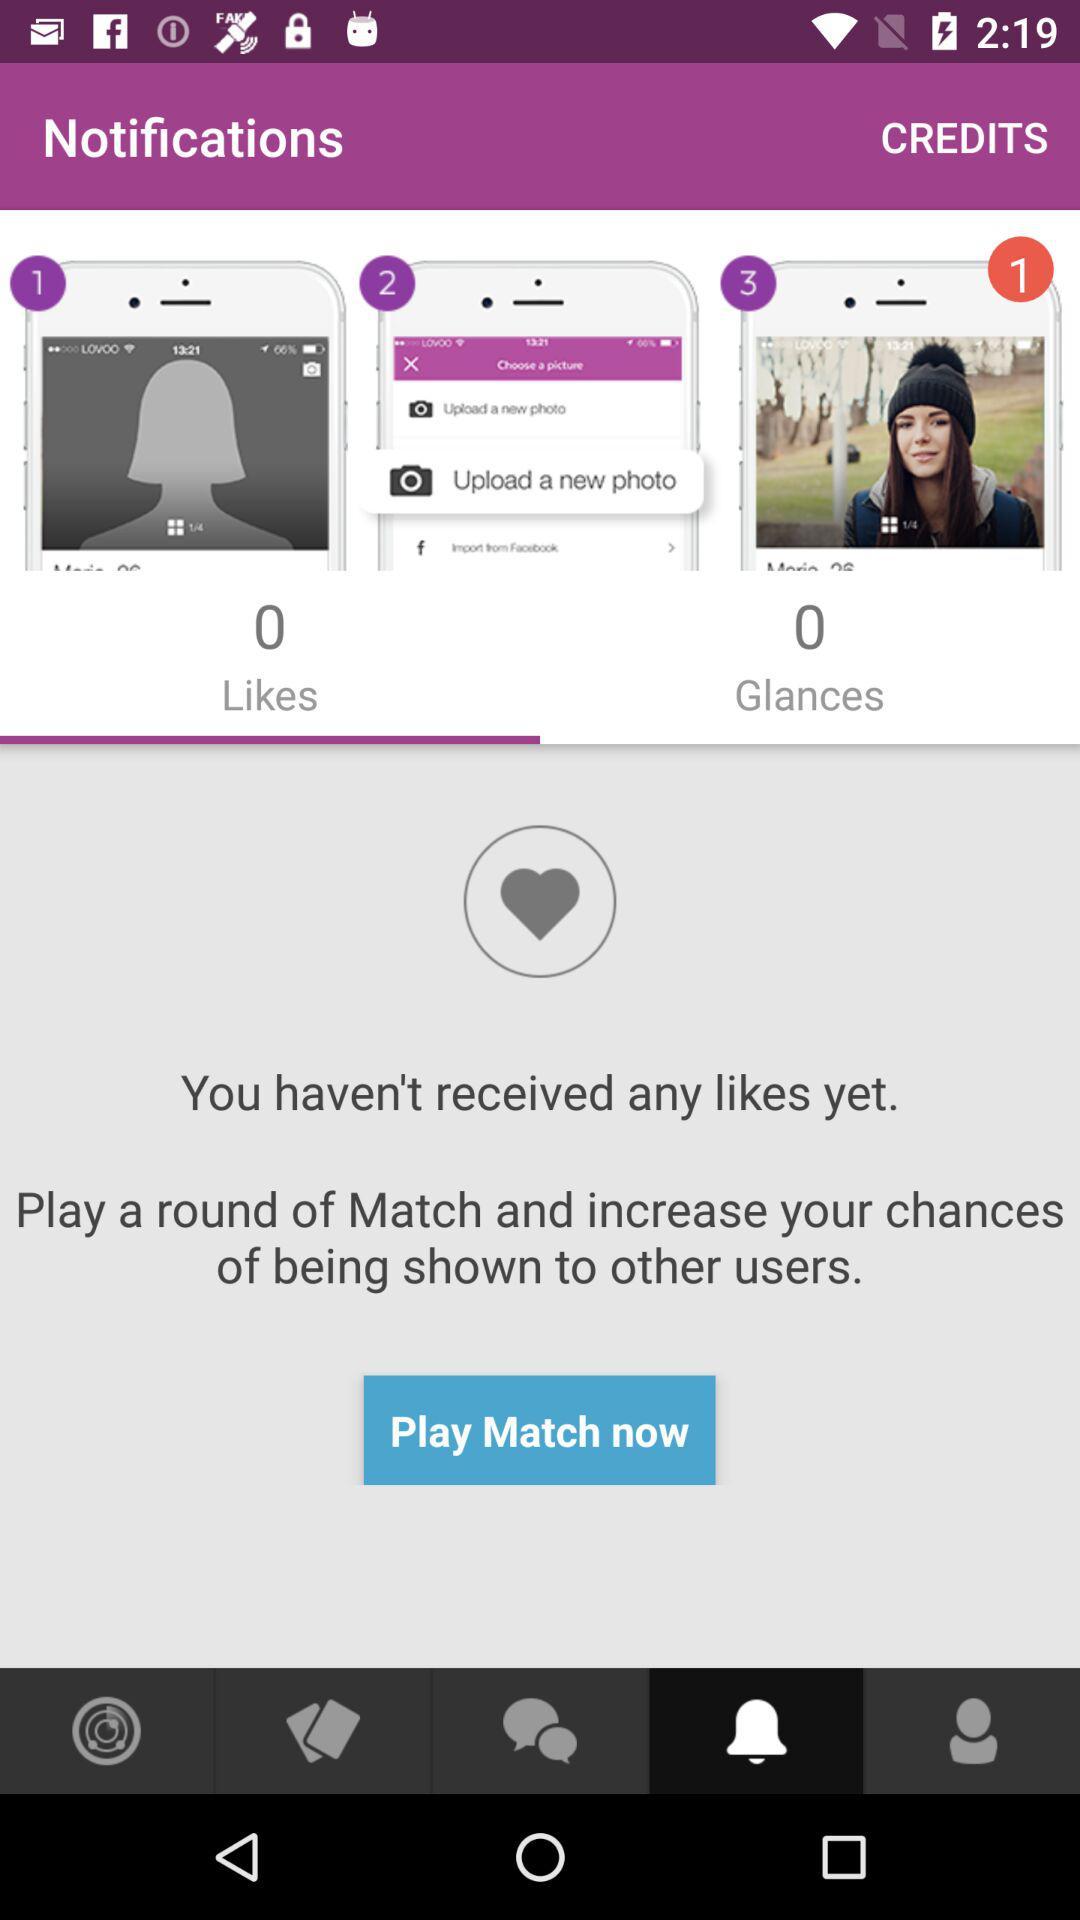  What do you see at coordinates (538, 1730) in the screenshot?
I see `chat option` at bounding box center [538, 1730].